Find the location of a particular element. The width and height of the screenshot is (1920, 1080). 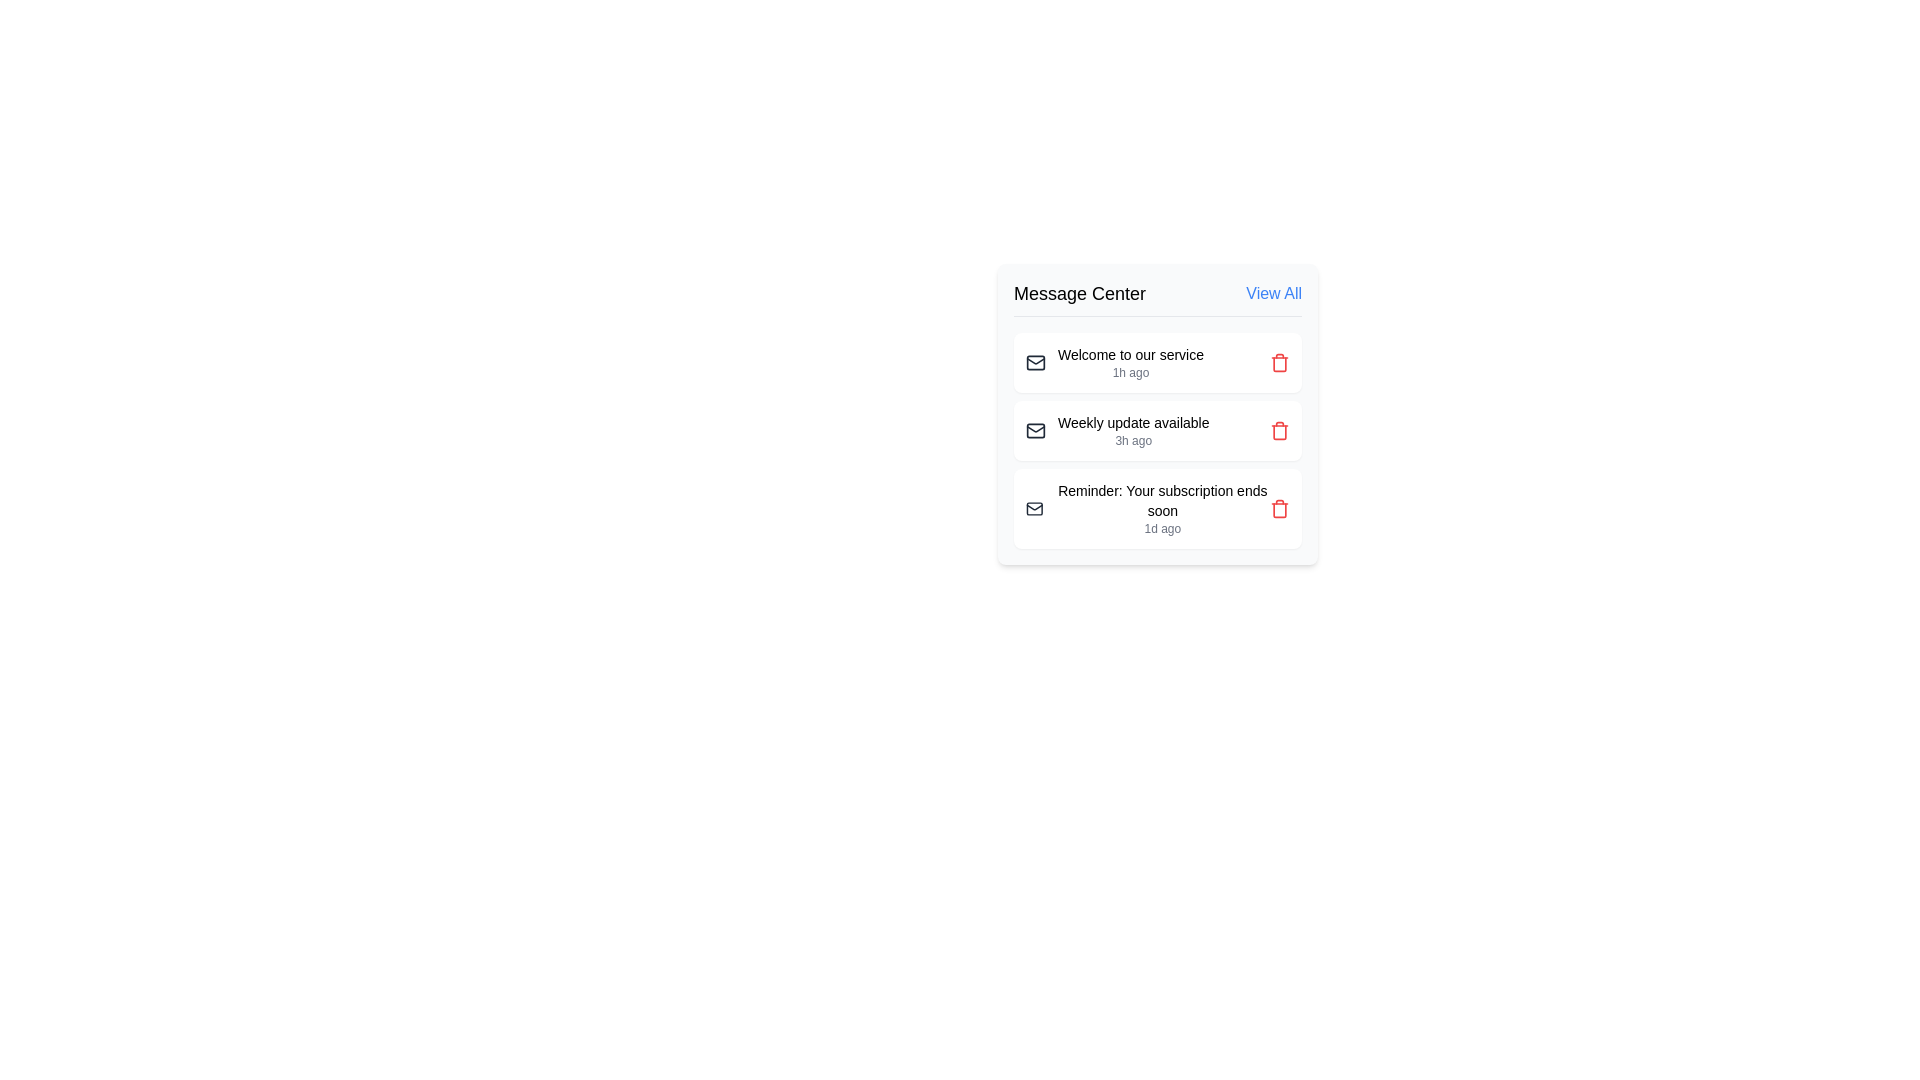

displayed message 'Reminder: Your subscription ends soon' from the first text component in the message list interface, which is prominently positioned above the timestamp is located at coordinates (1162, 500).